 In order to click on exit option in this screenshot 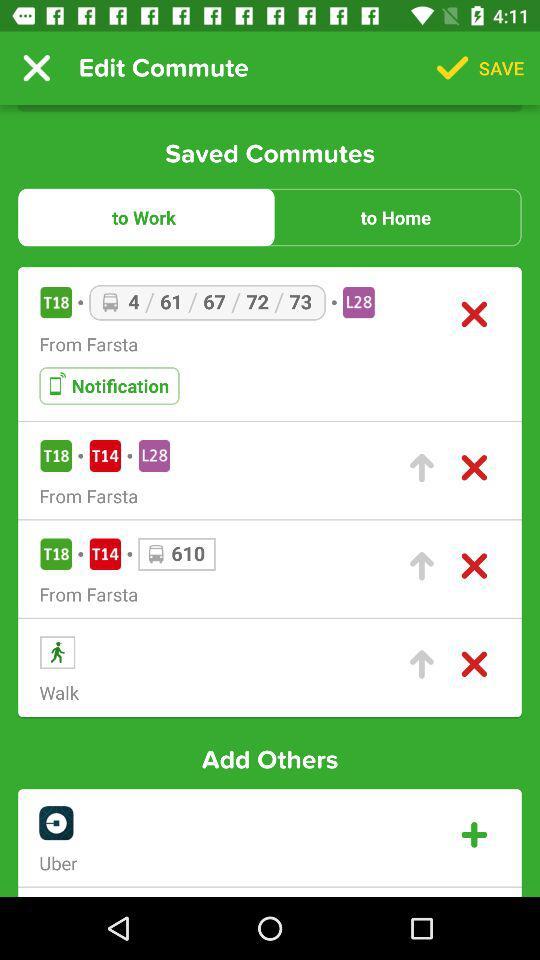, I will do `click(473, 468)`.